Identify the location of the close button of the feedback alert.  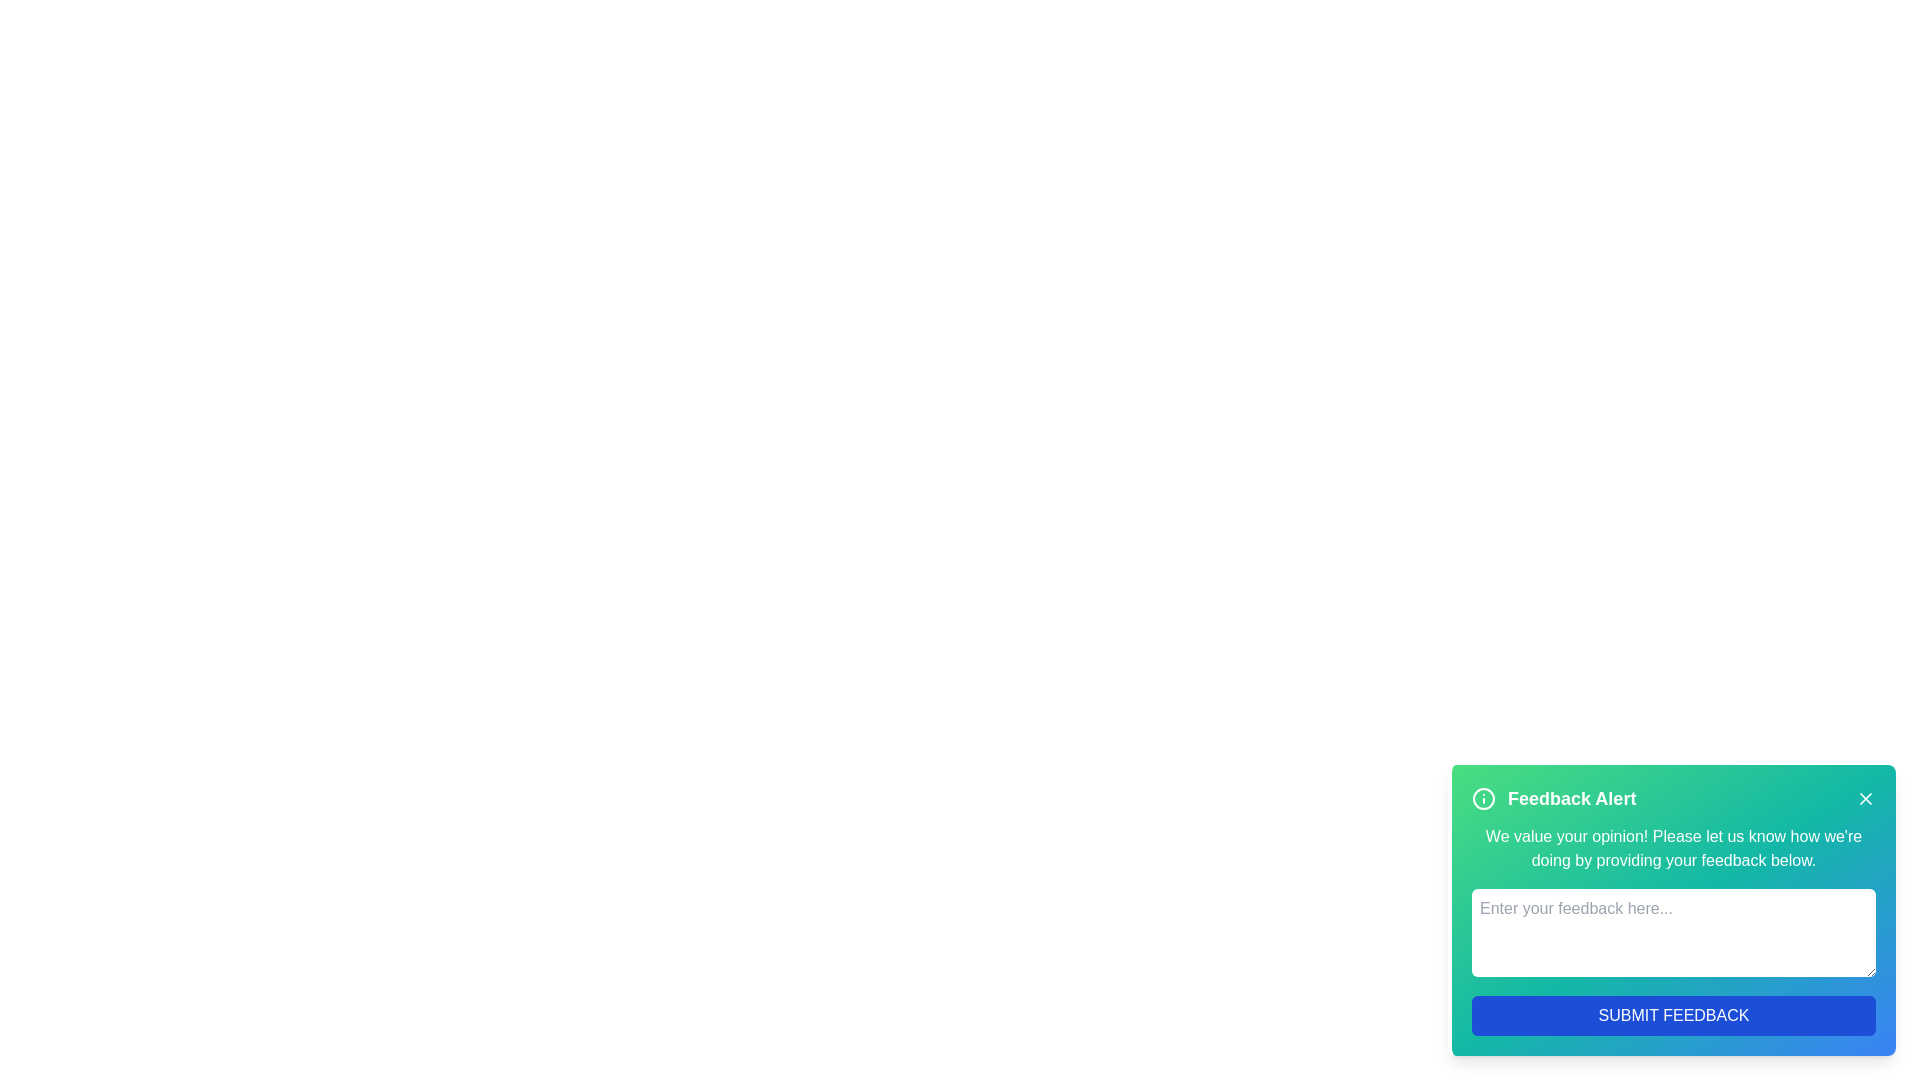
(1865, 797).